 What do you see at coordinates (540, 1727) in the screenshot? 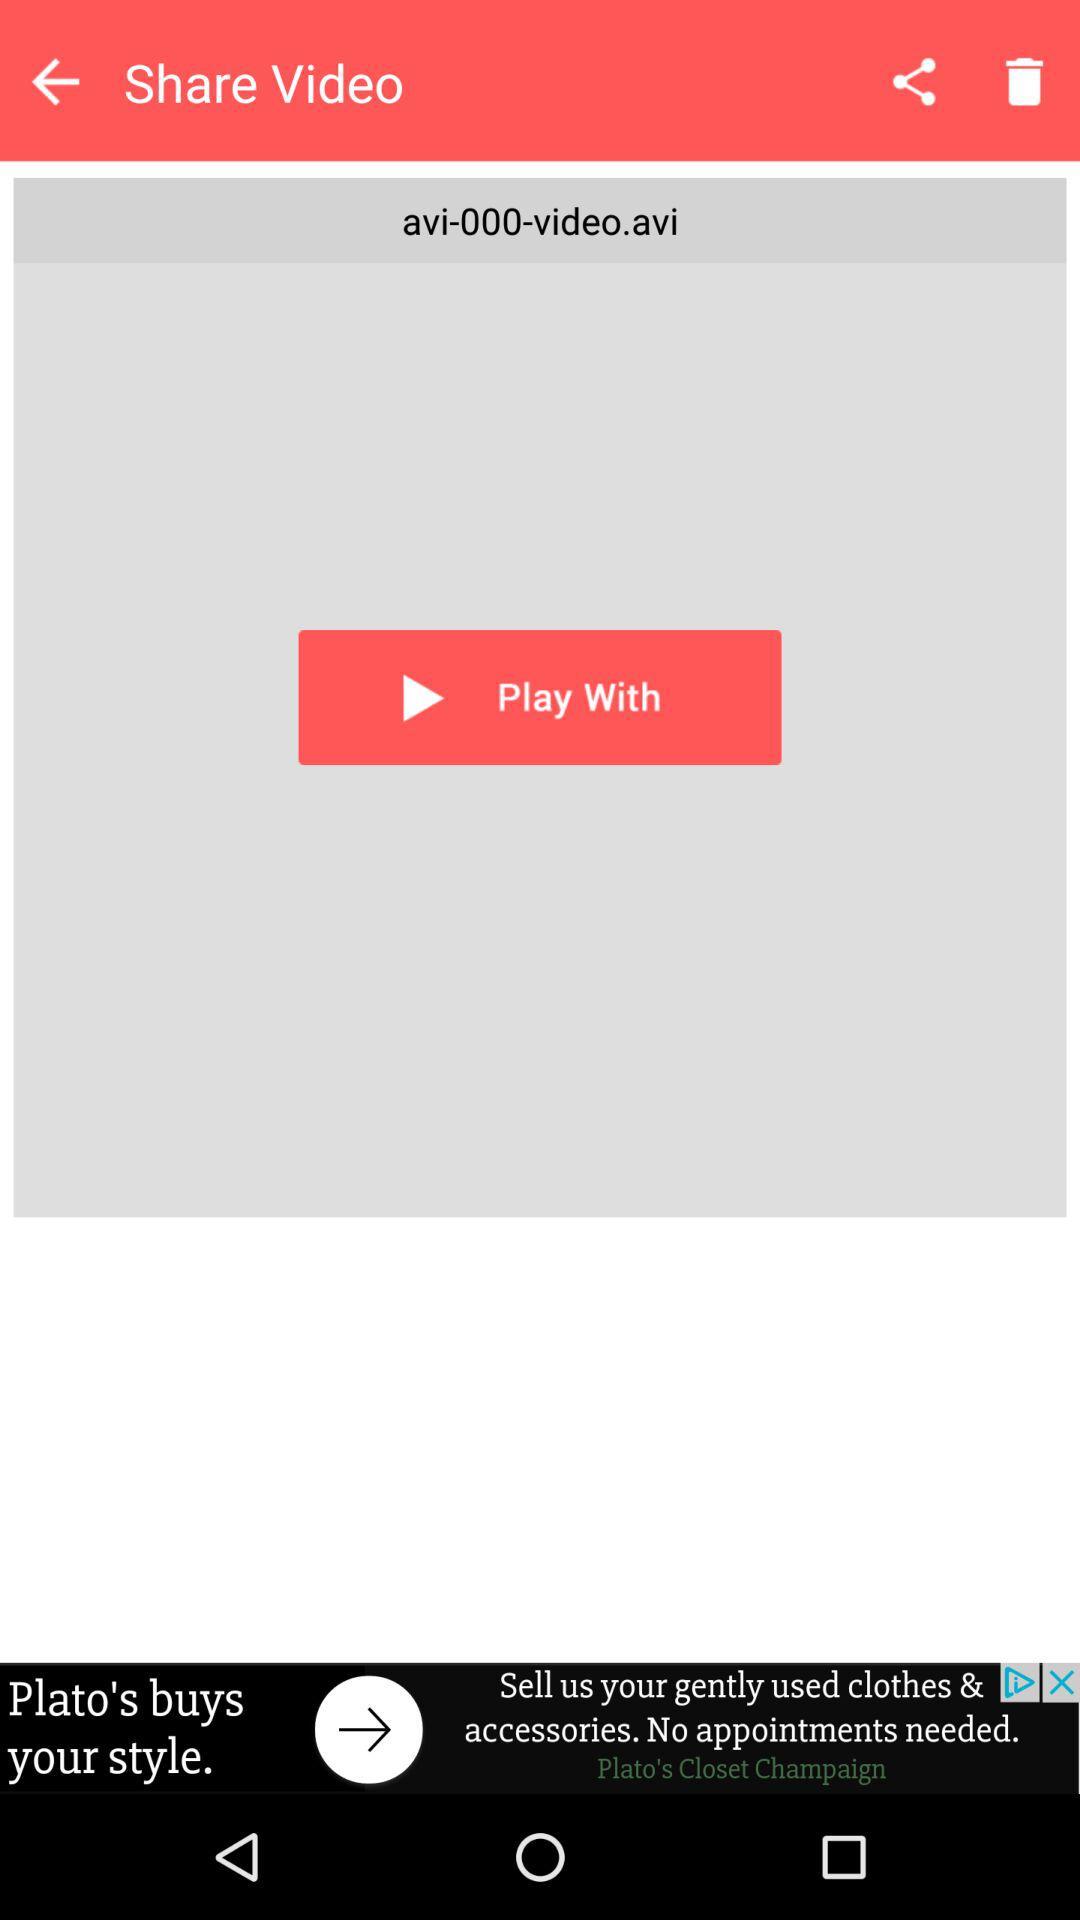
I see `click advertisement` at bounding box center [540, 1727].